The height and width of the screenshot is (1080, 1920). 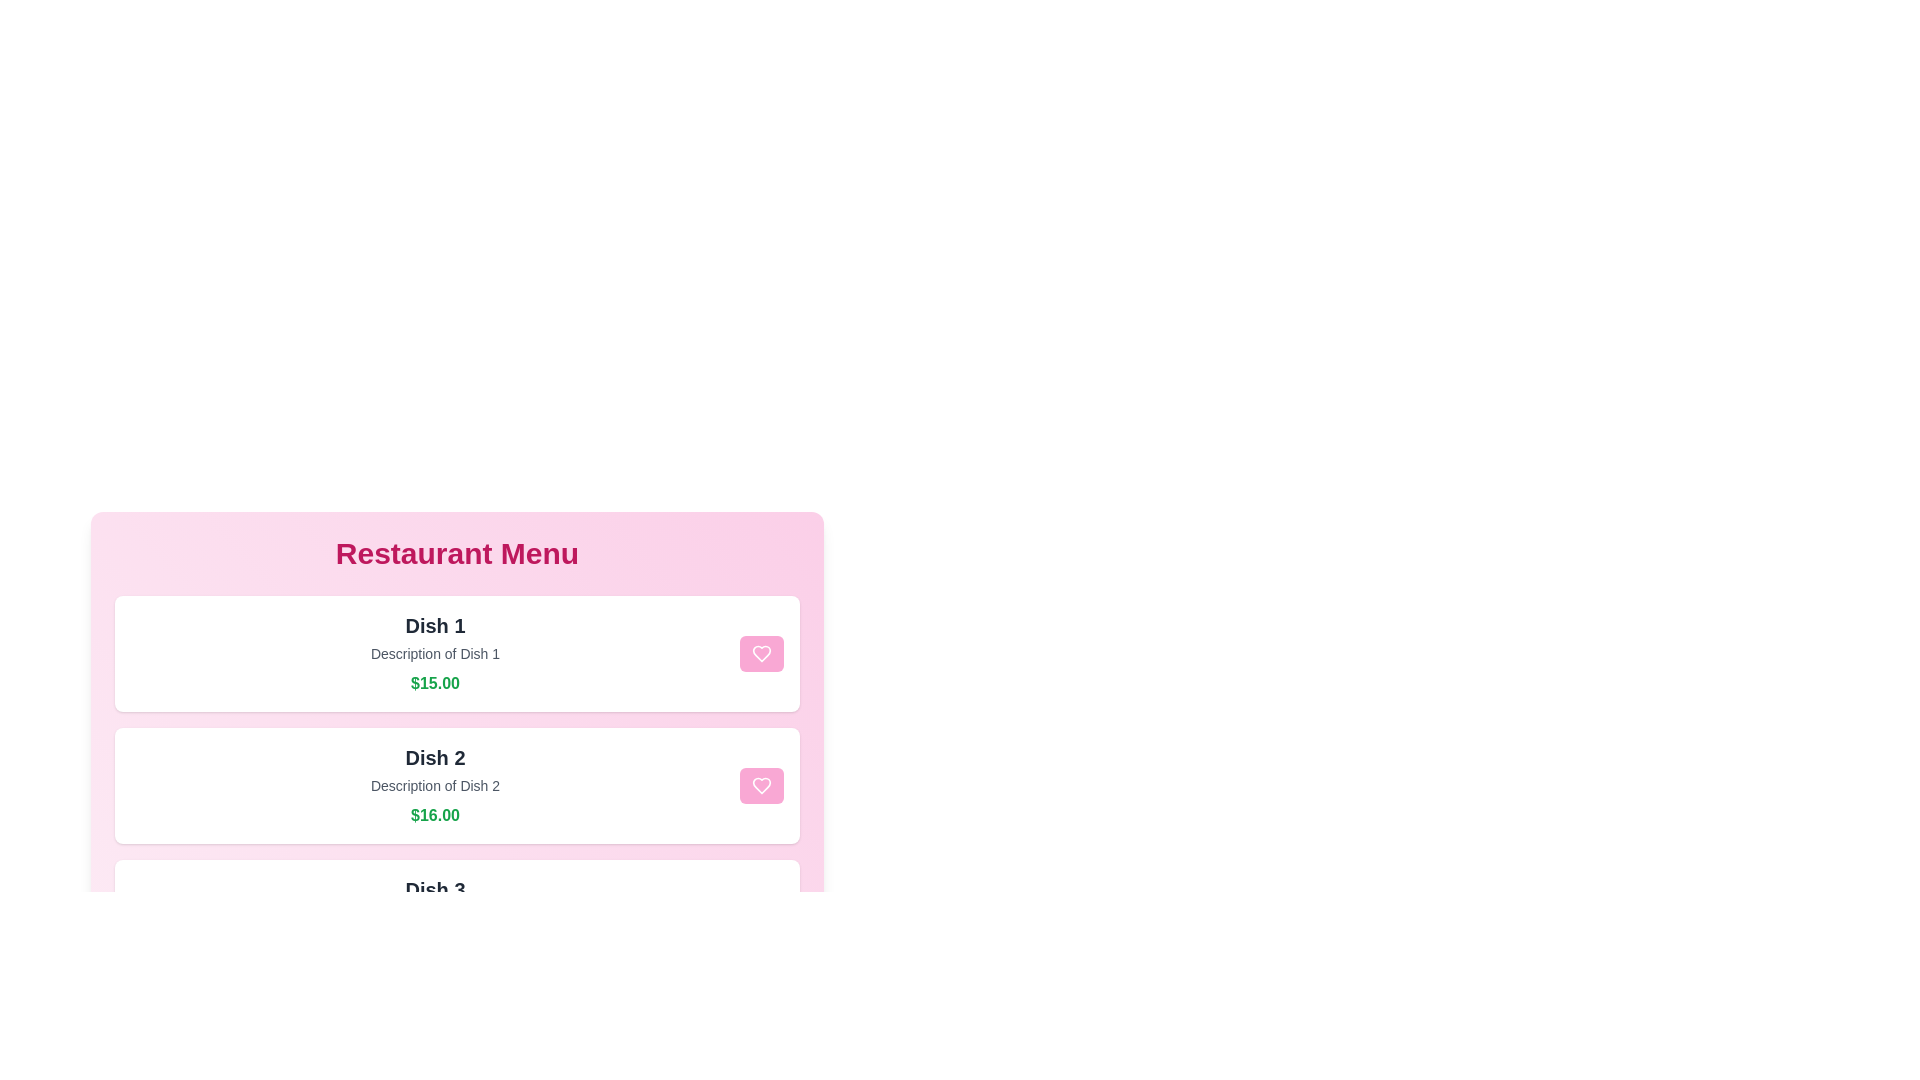 I want to click on the text label displaying '$16.00' in bold green font, located below the description of 'Dish 2' in the menu layout, so click(x=434, y=816).